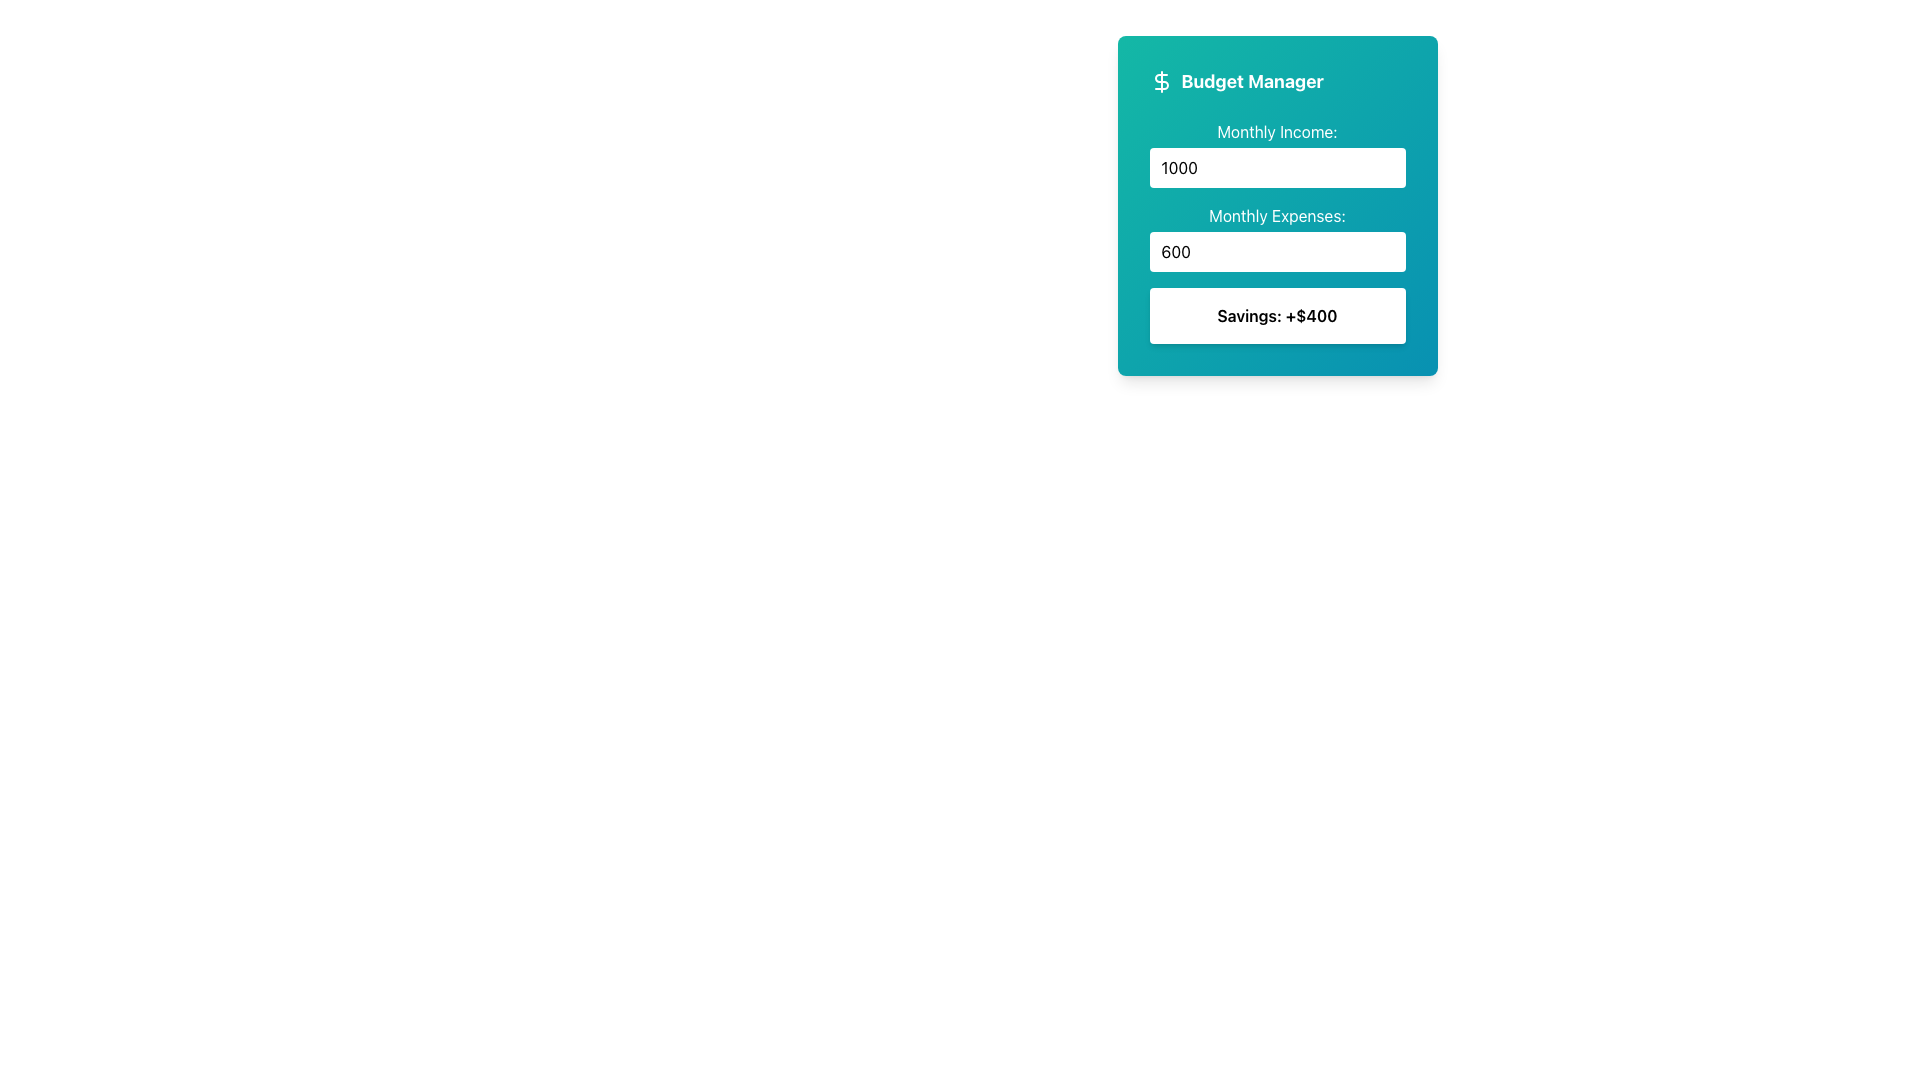  I want to click on the Text Display element that shows the calculated savings value formatted as 'Savings: +$400', located within a blue gradient card below the input fields for 'Monthly Income' and 'Monthly Expenses', so click(1276, 315).